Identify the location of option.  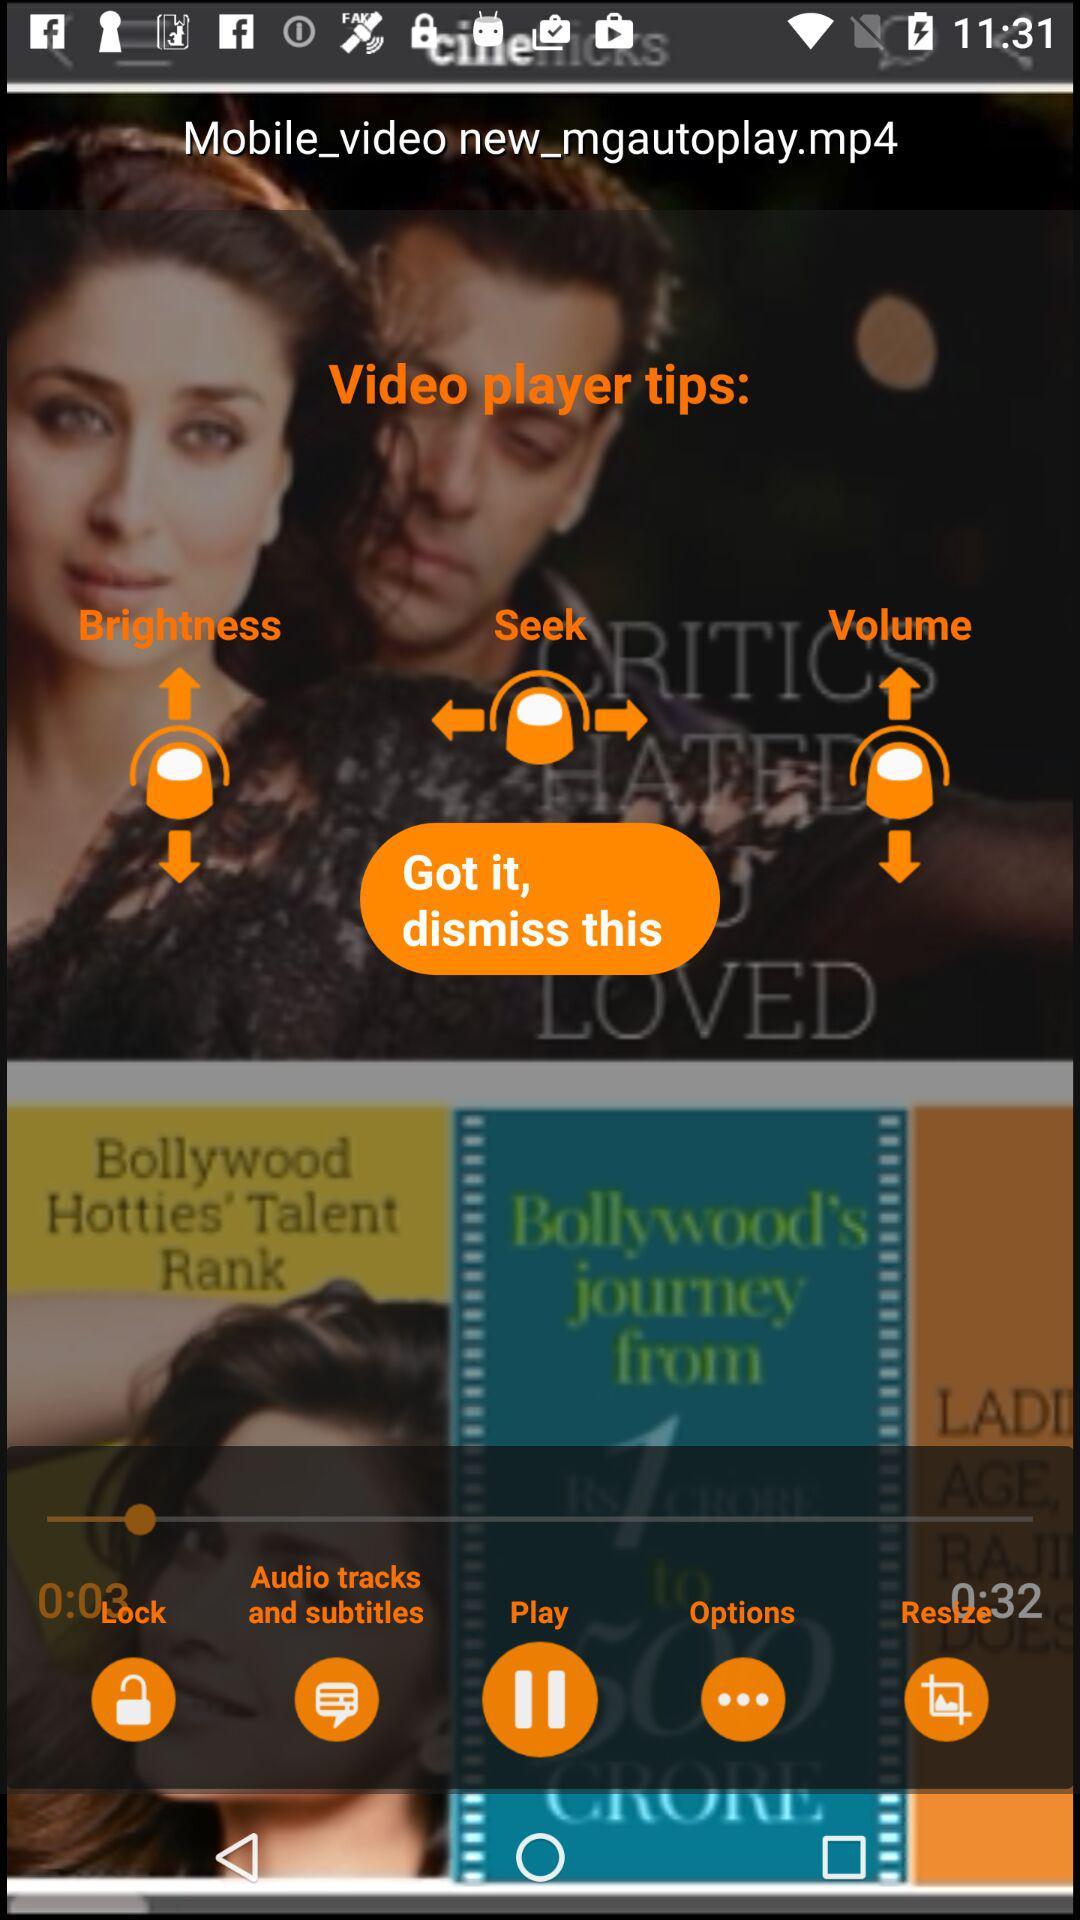
(742, 1698).